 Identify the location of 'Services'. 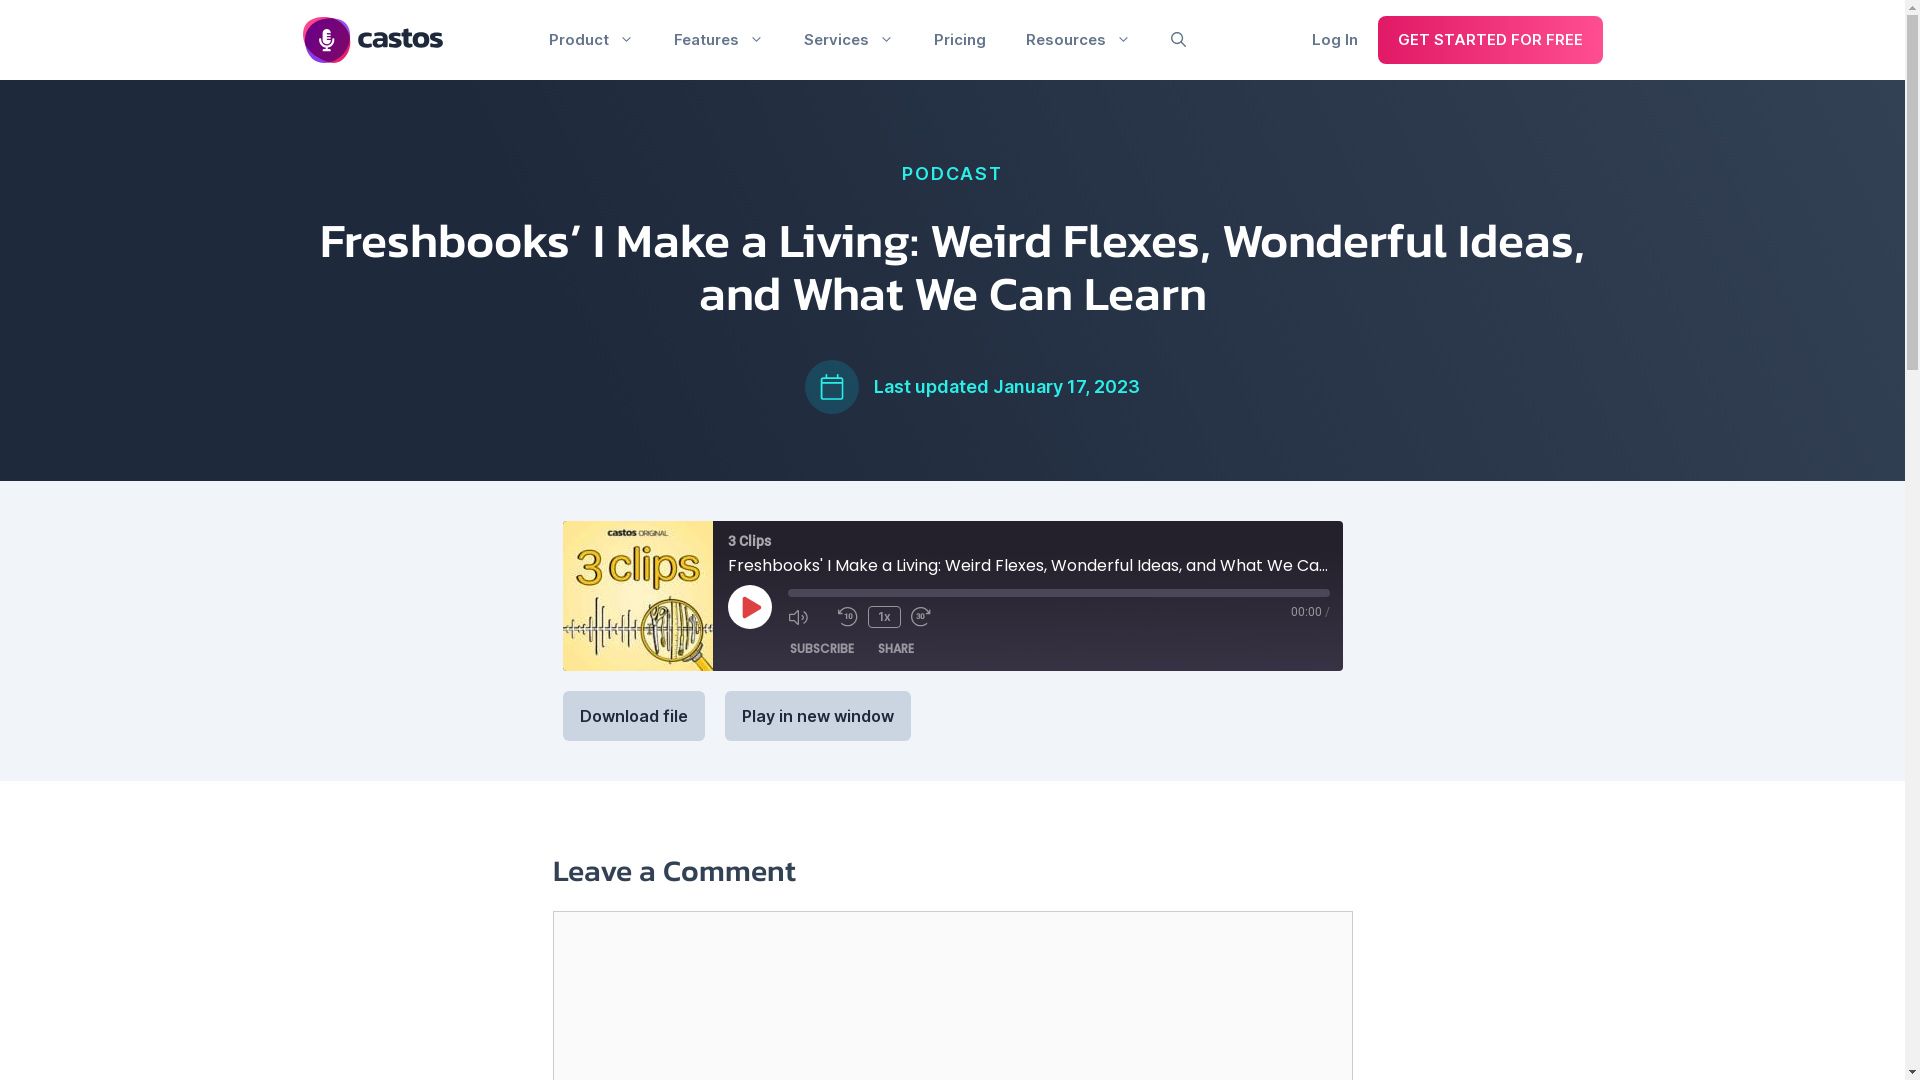
(849, 39).